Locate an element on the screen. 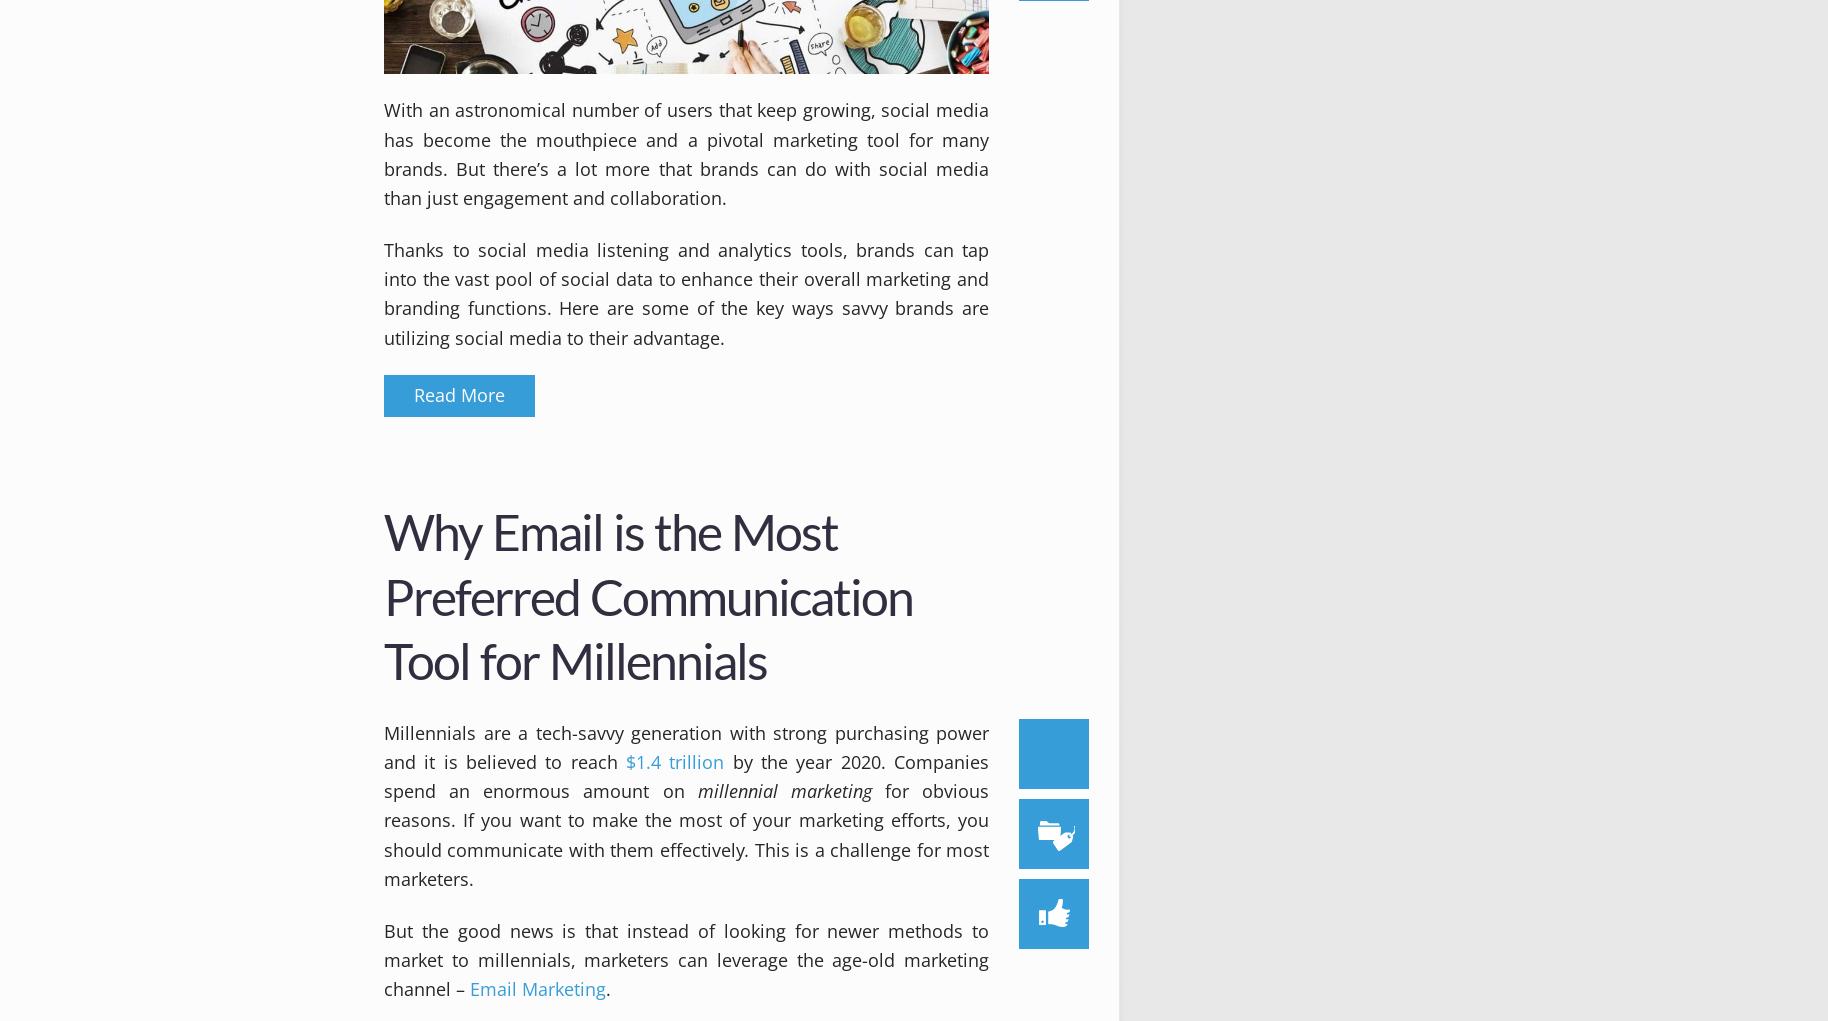  'Thanks to social media listening and analytics tools, brands can tap into the vast pool of social data to enhance their overall marketing and branding functions. Here are some of the key ways savvy brands are utilizing social media to their advantage.' is located at coordinates (685, 293).